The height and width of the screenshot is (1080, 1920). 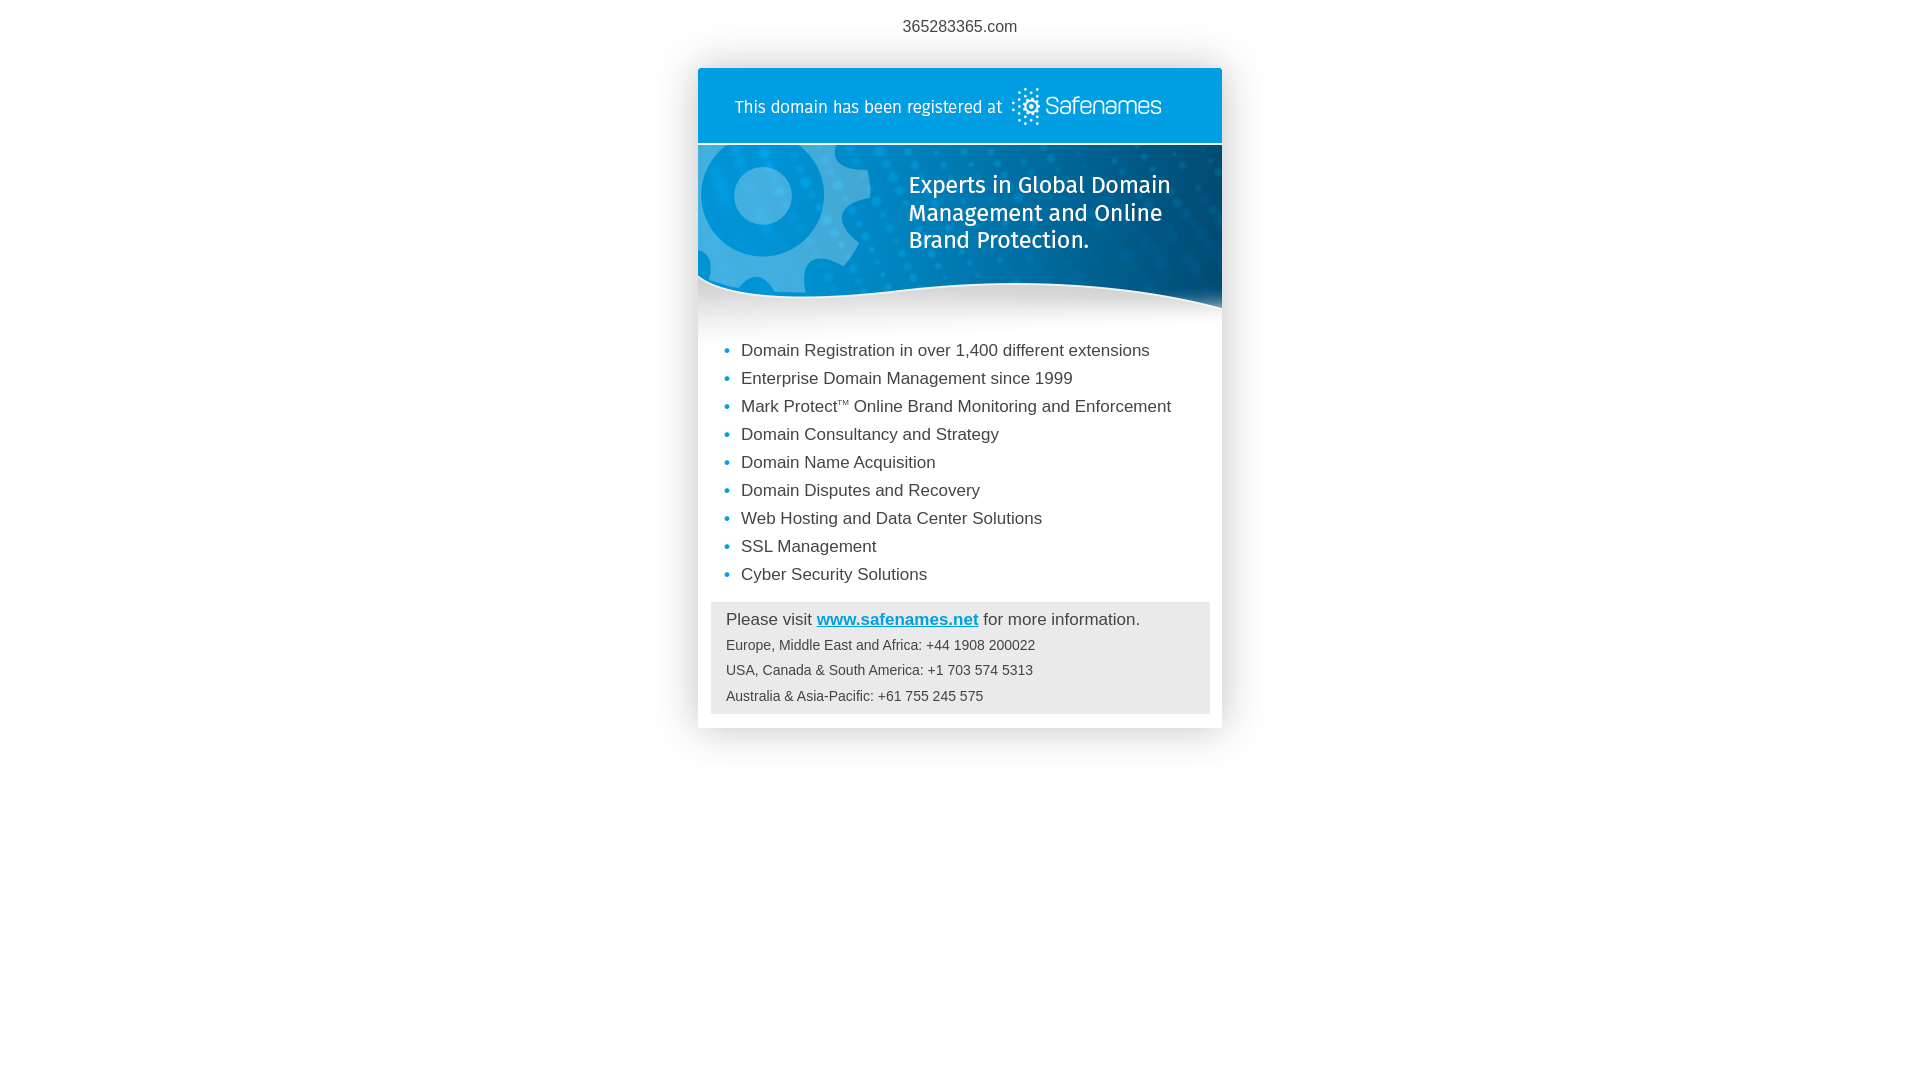 What do you see at coordinates (896, 618) in the screenshot?
I see `'www.safenames.net'` at bounding box center [896, 618].